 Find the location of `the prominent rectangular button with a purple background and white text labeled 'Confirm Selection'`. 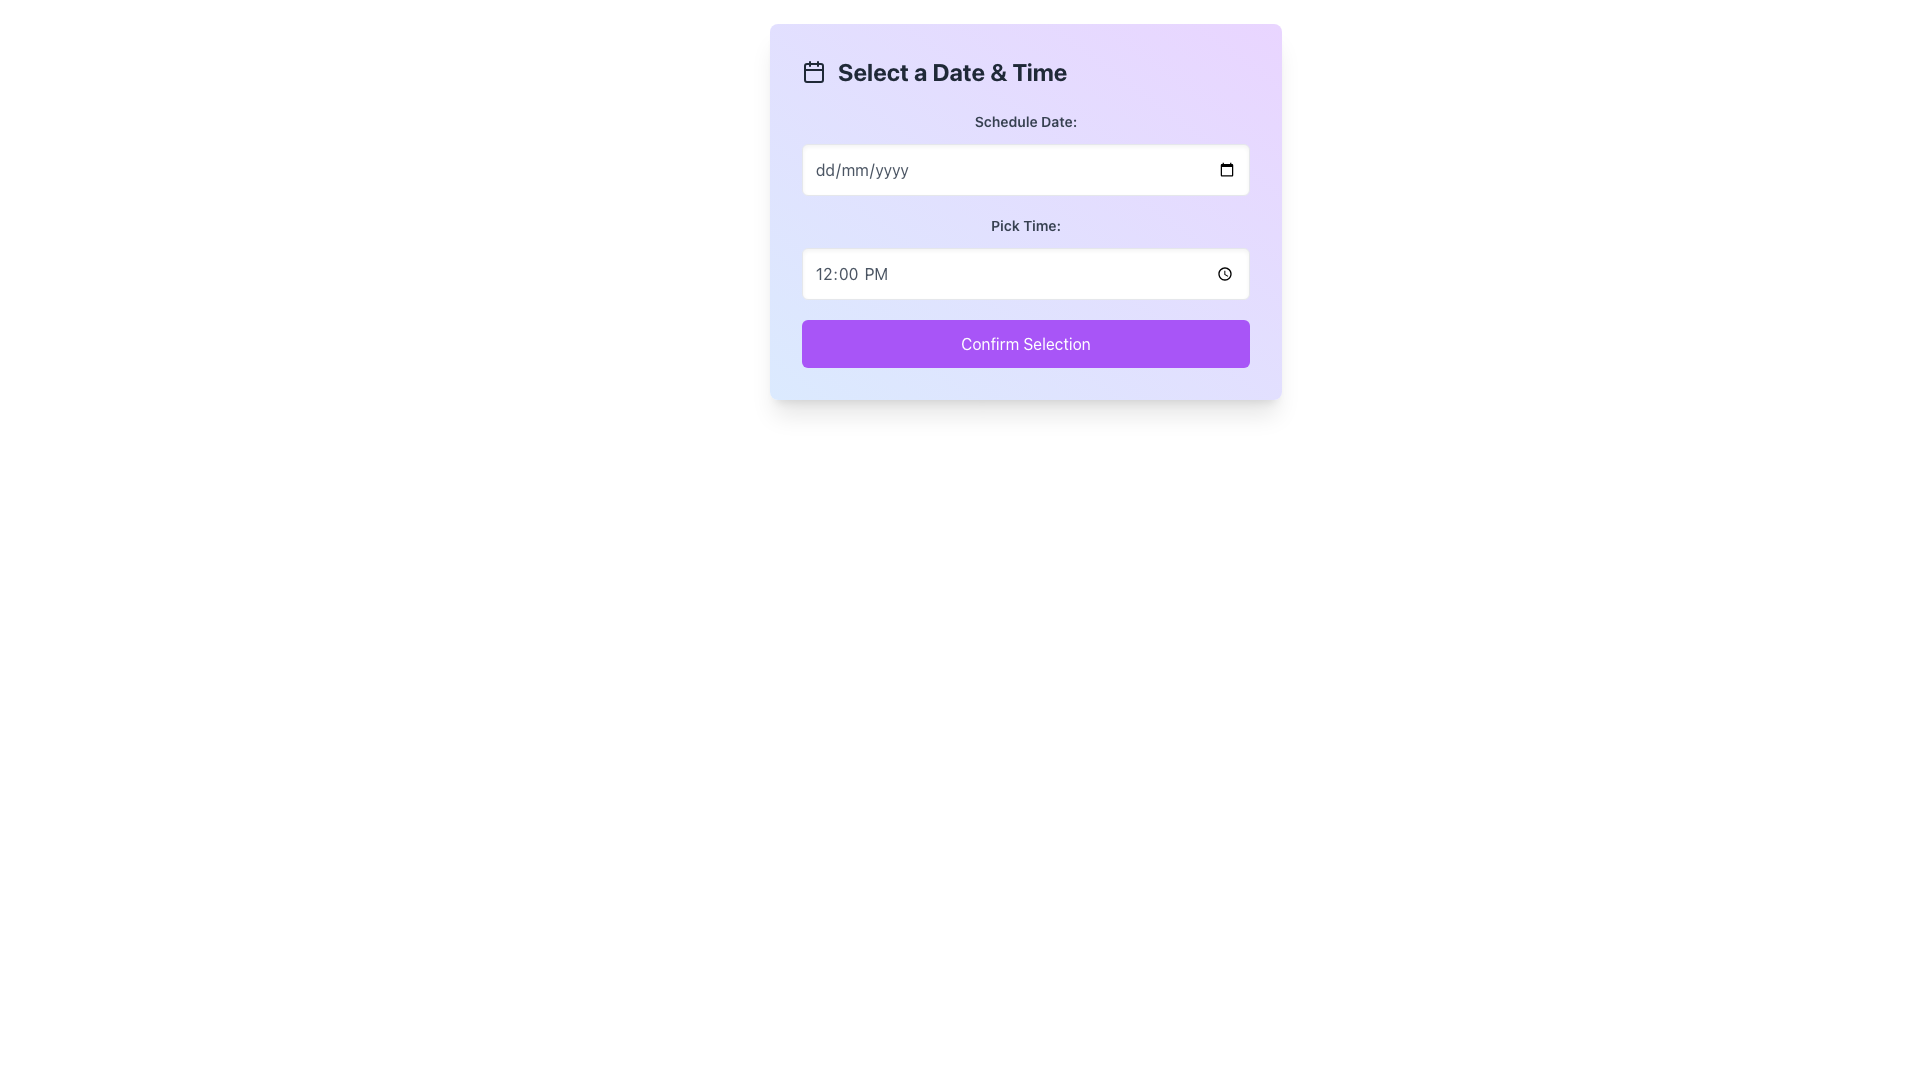

the prominent rectangular button with a purple background and white text labeled 'Confirm Selection' is located at coordinates (1026, 342).